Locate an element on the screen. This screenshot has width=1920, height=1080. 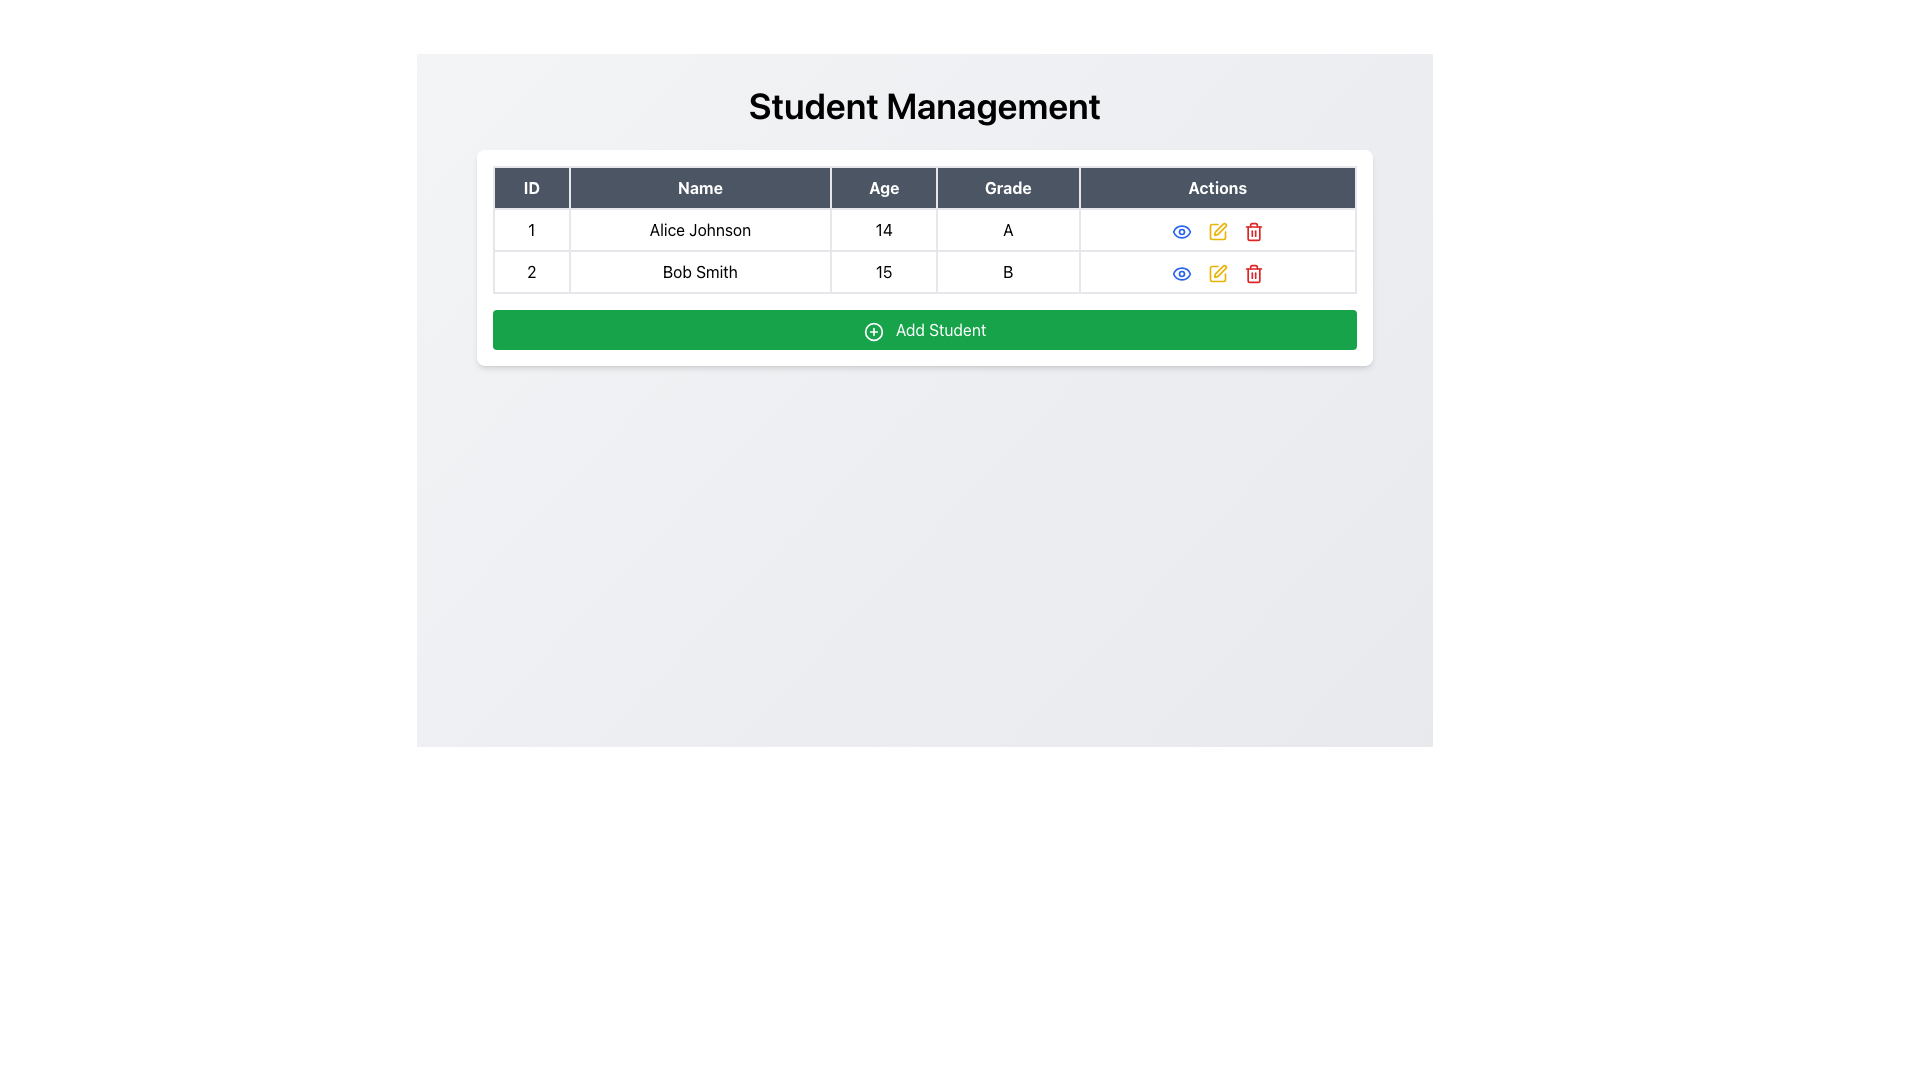
the edit icon button located in the Actions column for the student 'Alice Johnson' to initiate editing actions is located at coordinates (1216, 229).